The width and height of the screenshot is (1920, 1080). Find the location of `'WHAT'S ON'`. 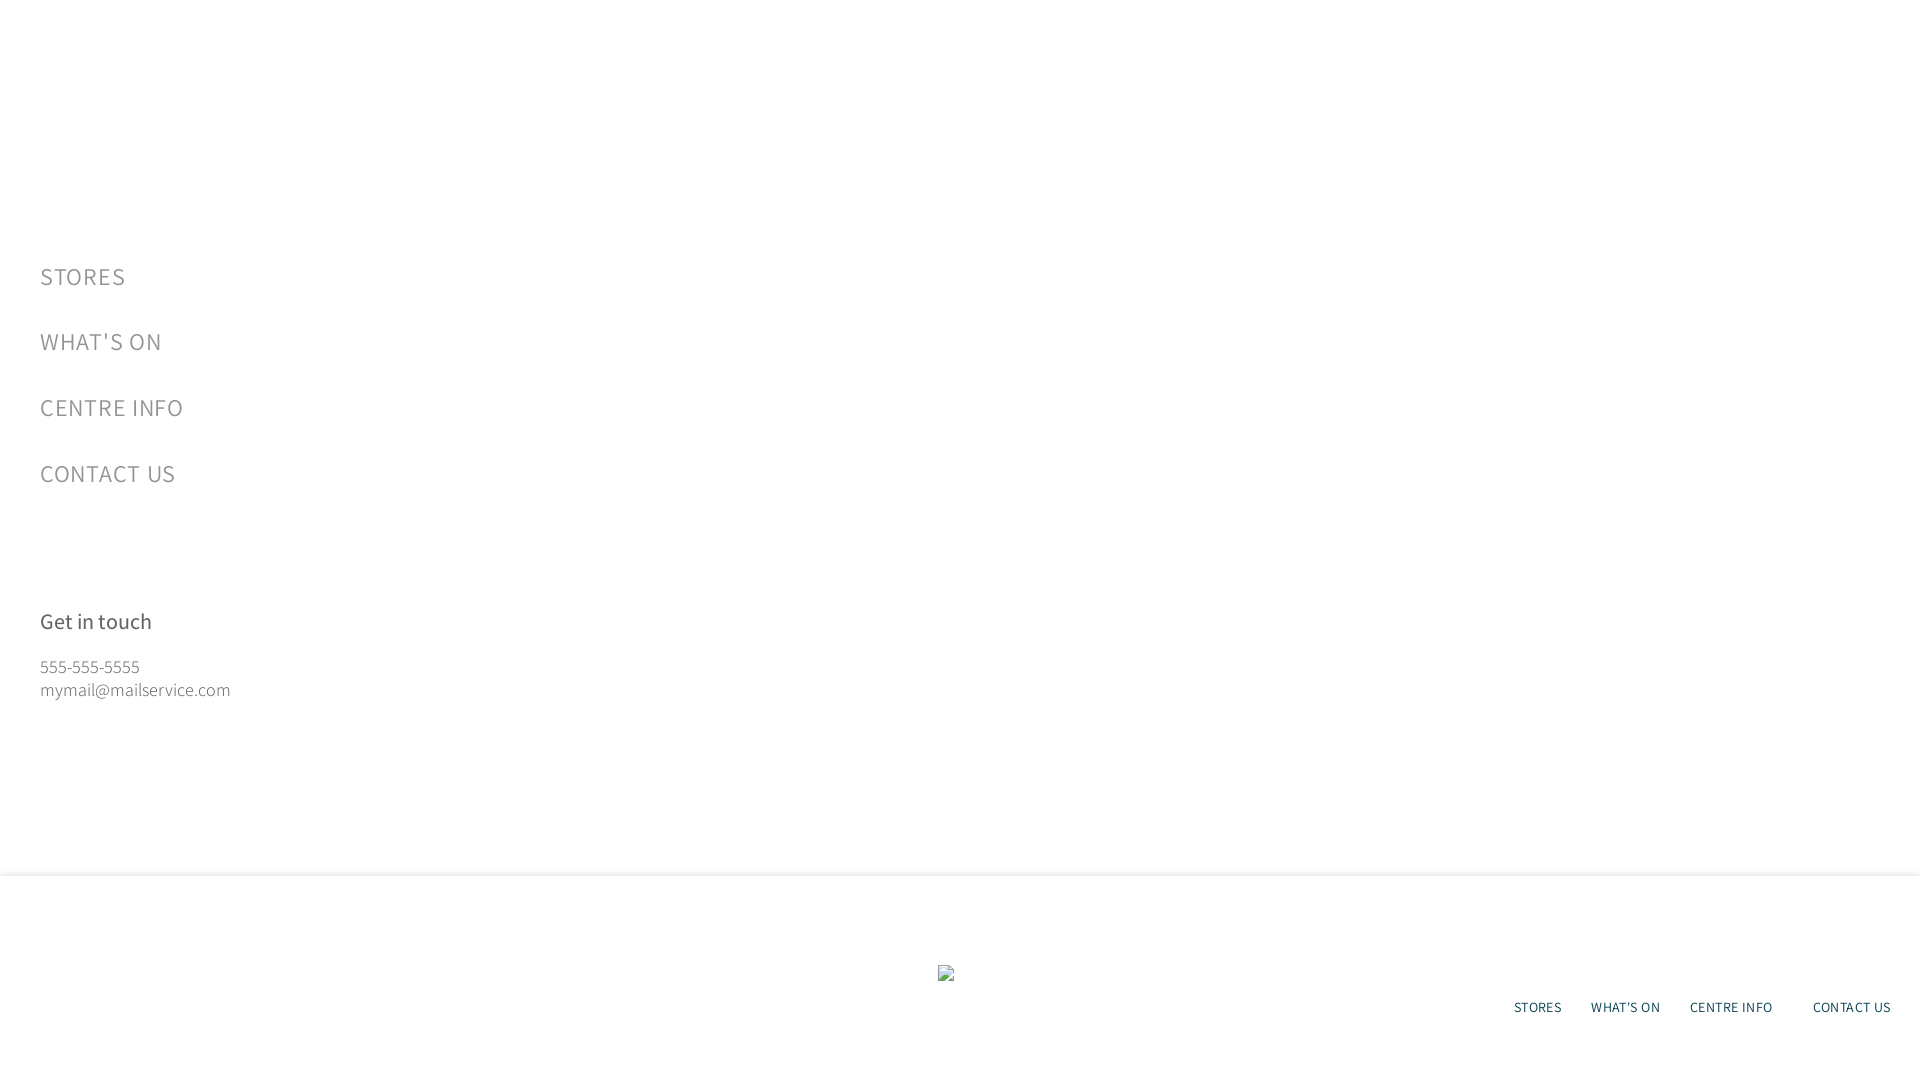

'WHAT'S ON' is located at coordinates (510, 341).